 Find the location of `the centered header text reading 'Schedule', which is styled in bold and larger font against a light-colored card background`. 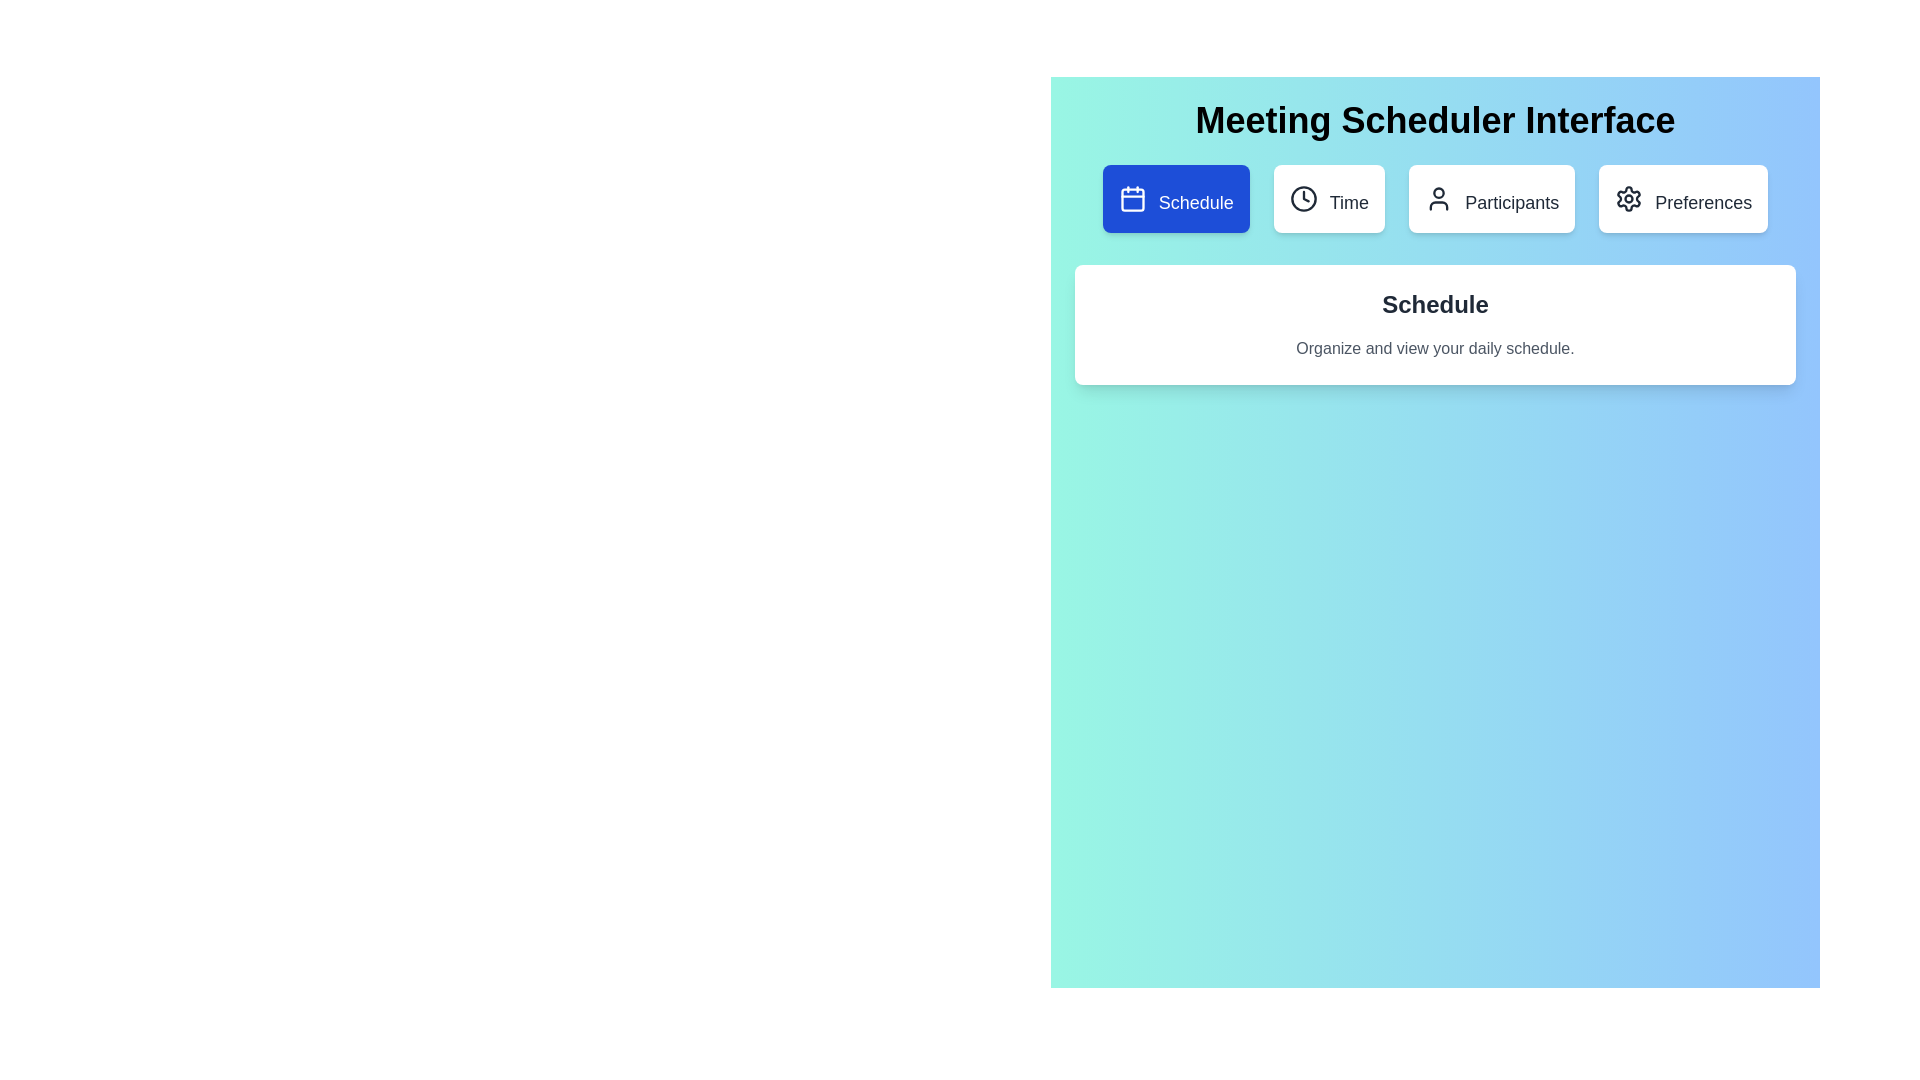

the centered header text reading 'Schedule', which is styled in bold and larger font against a light-colored card background is located at coordinates (1434, 304).